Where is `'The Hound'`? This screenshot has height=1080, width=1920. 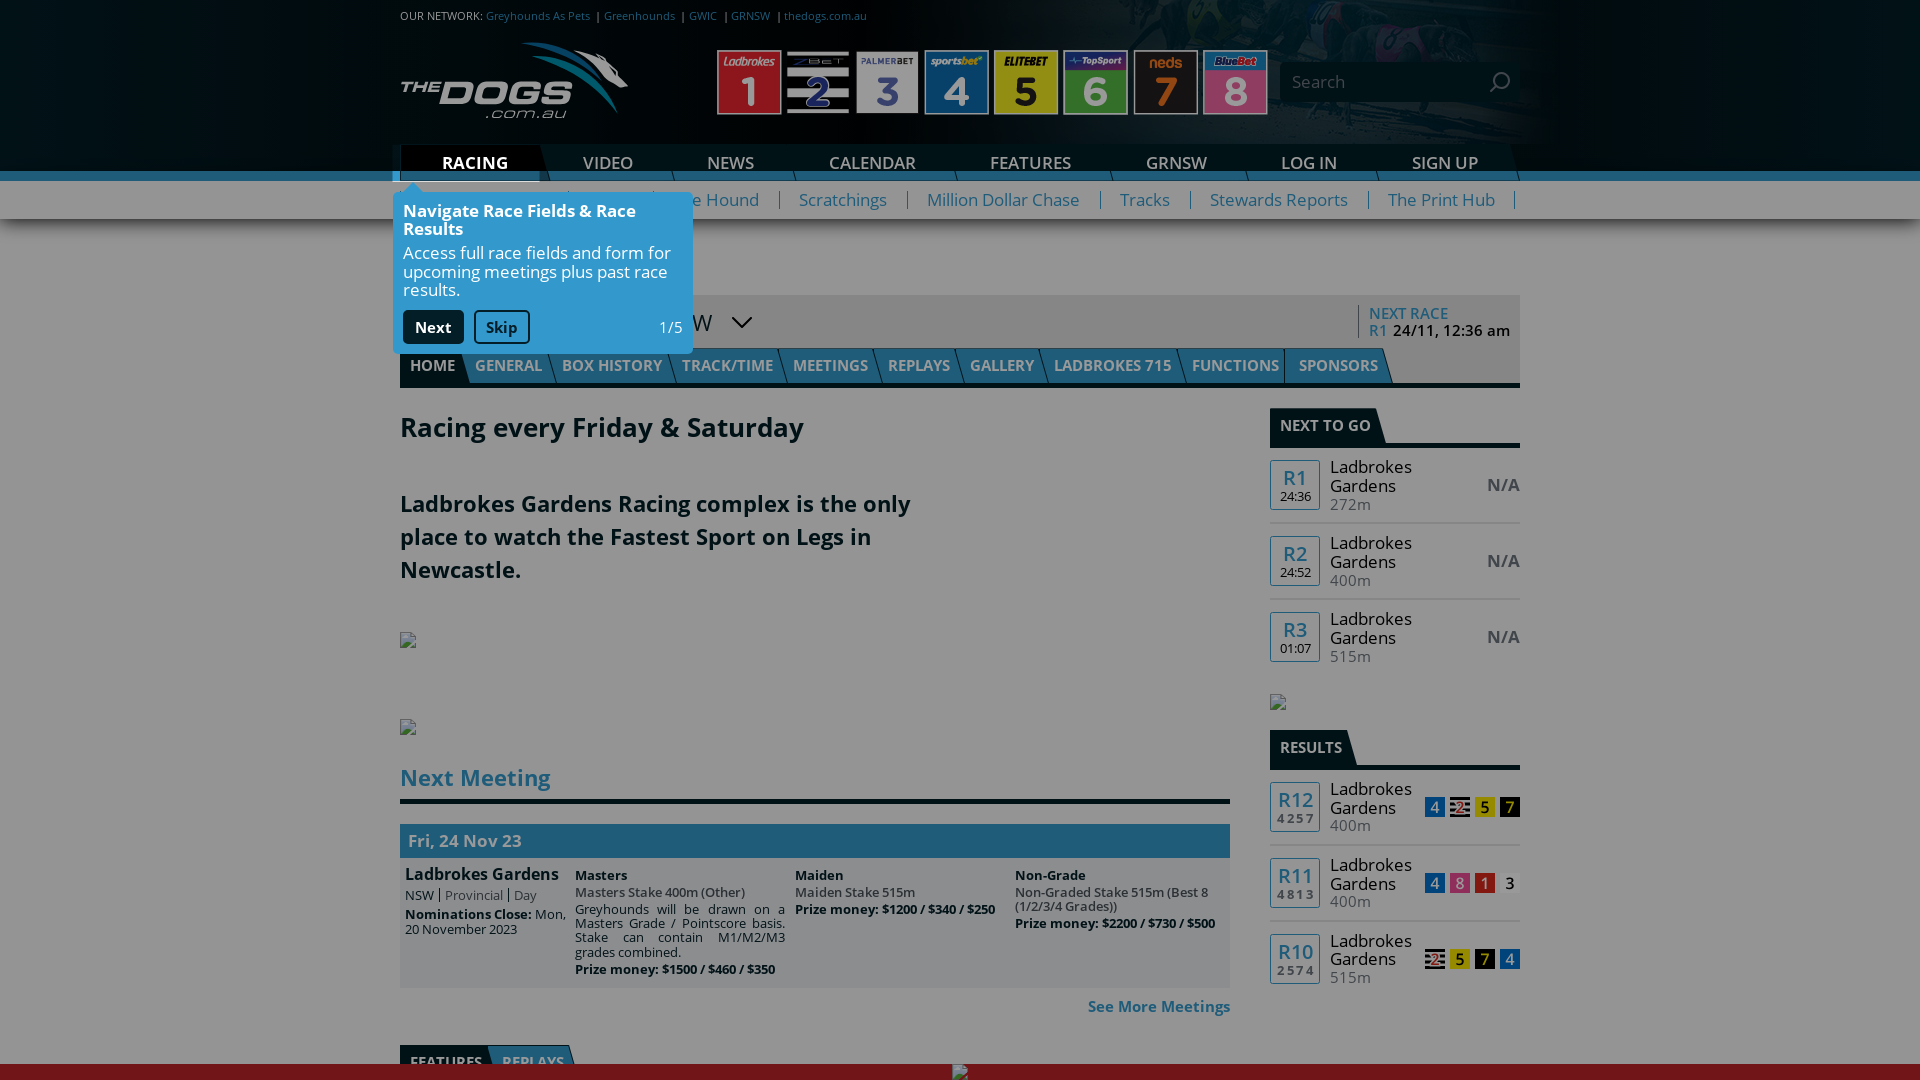
'The Hound' is located at coordinates (715, 200).